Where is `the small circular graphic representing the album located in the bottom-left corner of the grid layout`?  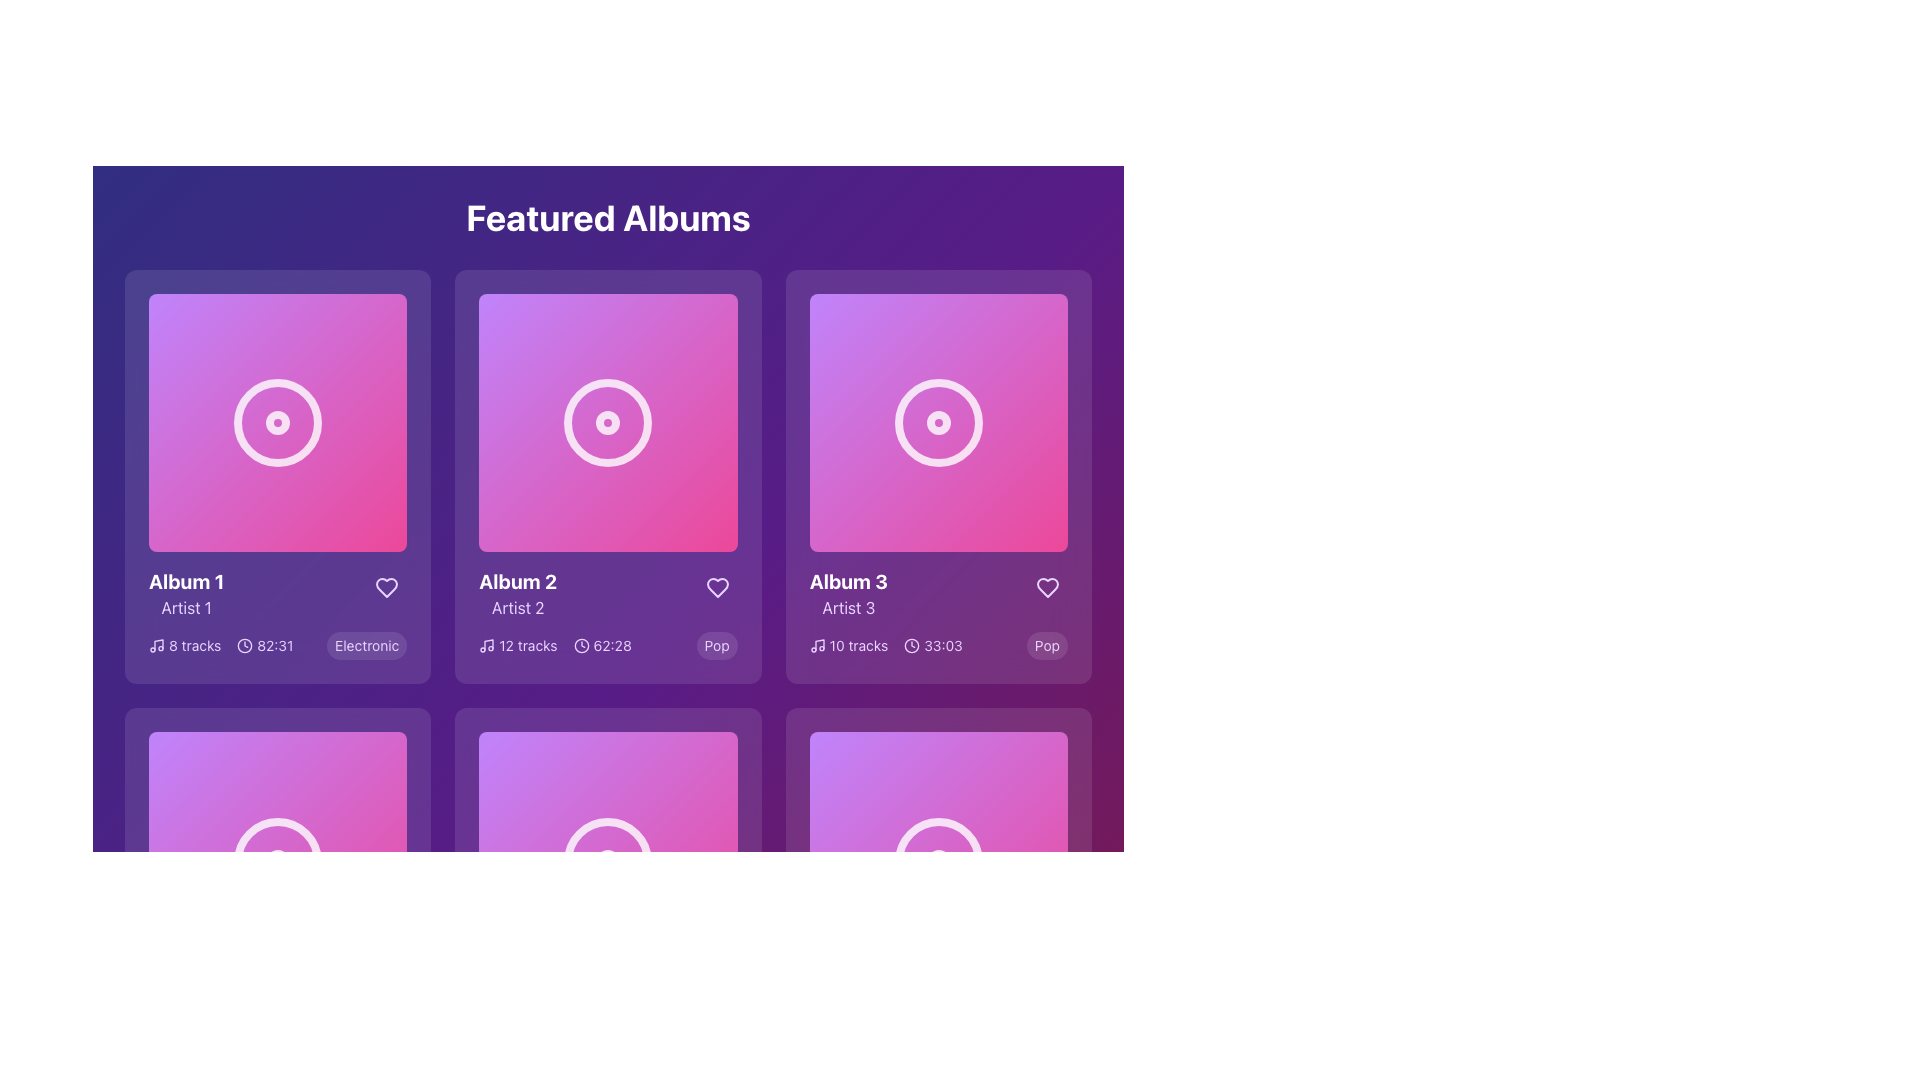
the small circular graphic representing the album located in the bottom-left corner of the grid layout is located at coordinates (277, 860).